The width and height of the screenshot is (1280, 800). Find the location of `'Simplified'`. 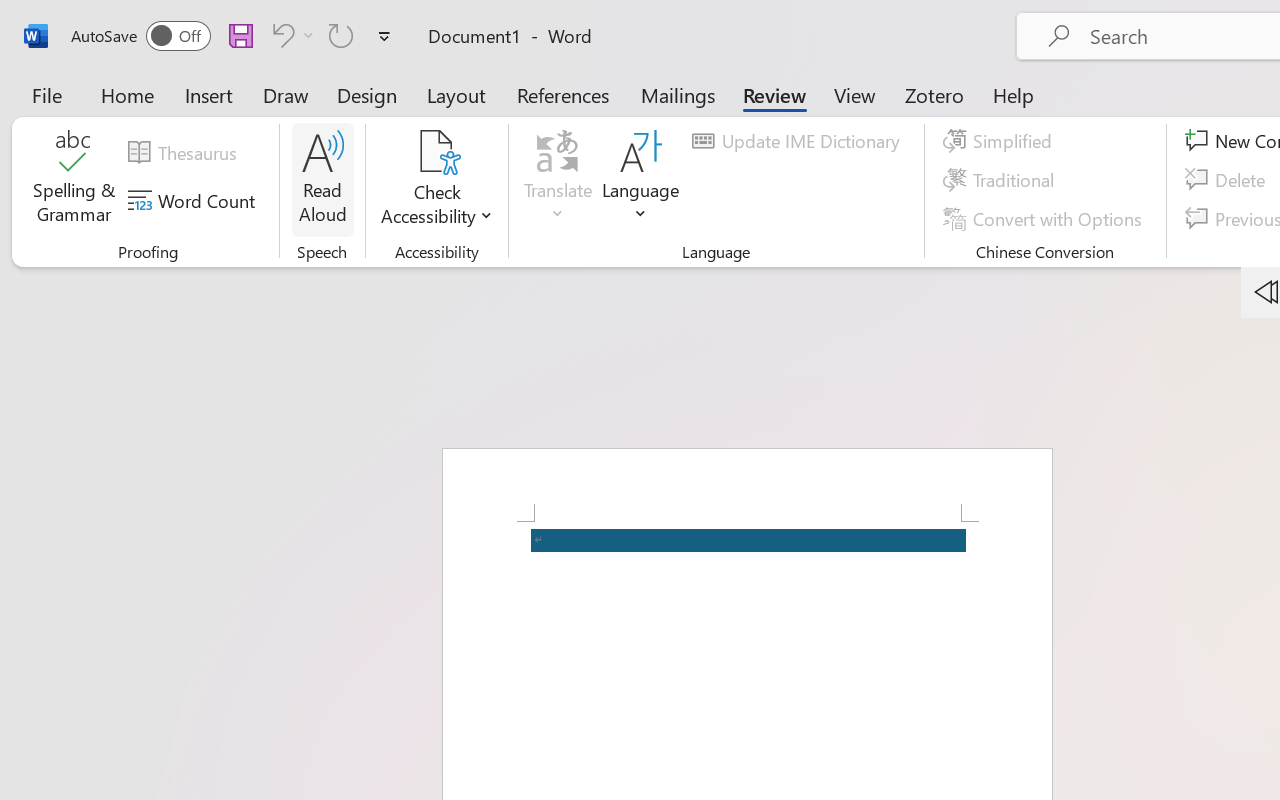

'Simplified' is located at coordinates (1000, 141).